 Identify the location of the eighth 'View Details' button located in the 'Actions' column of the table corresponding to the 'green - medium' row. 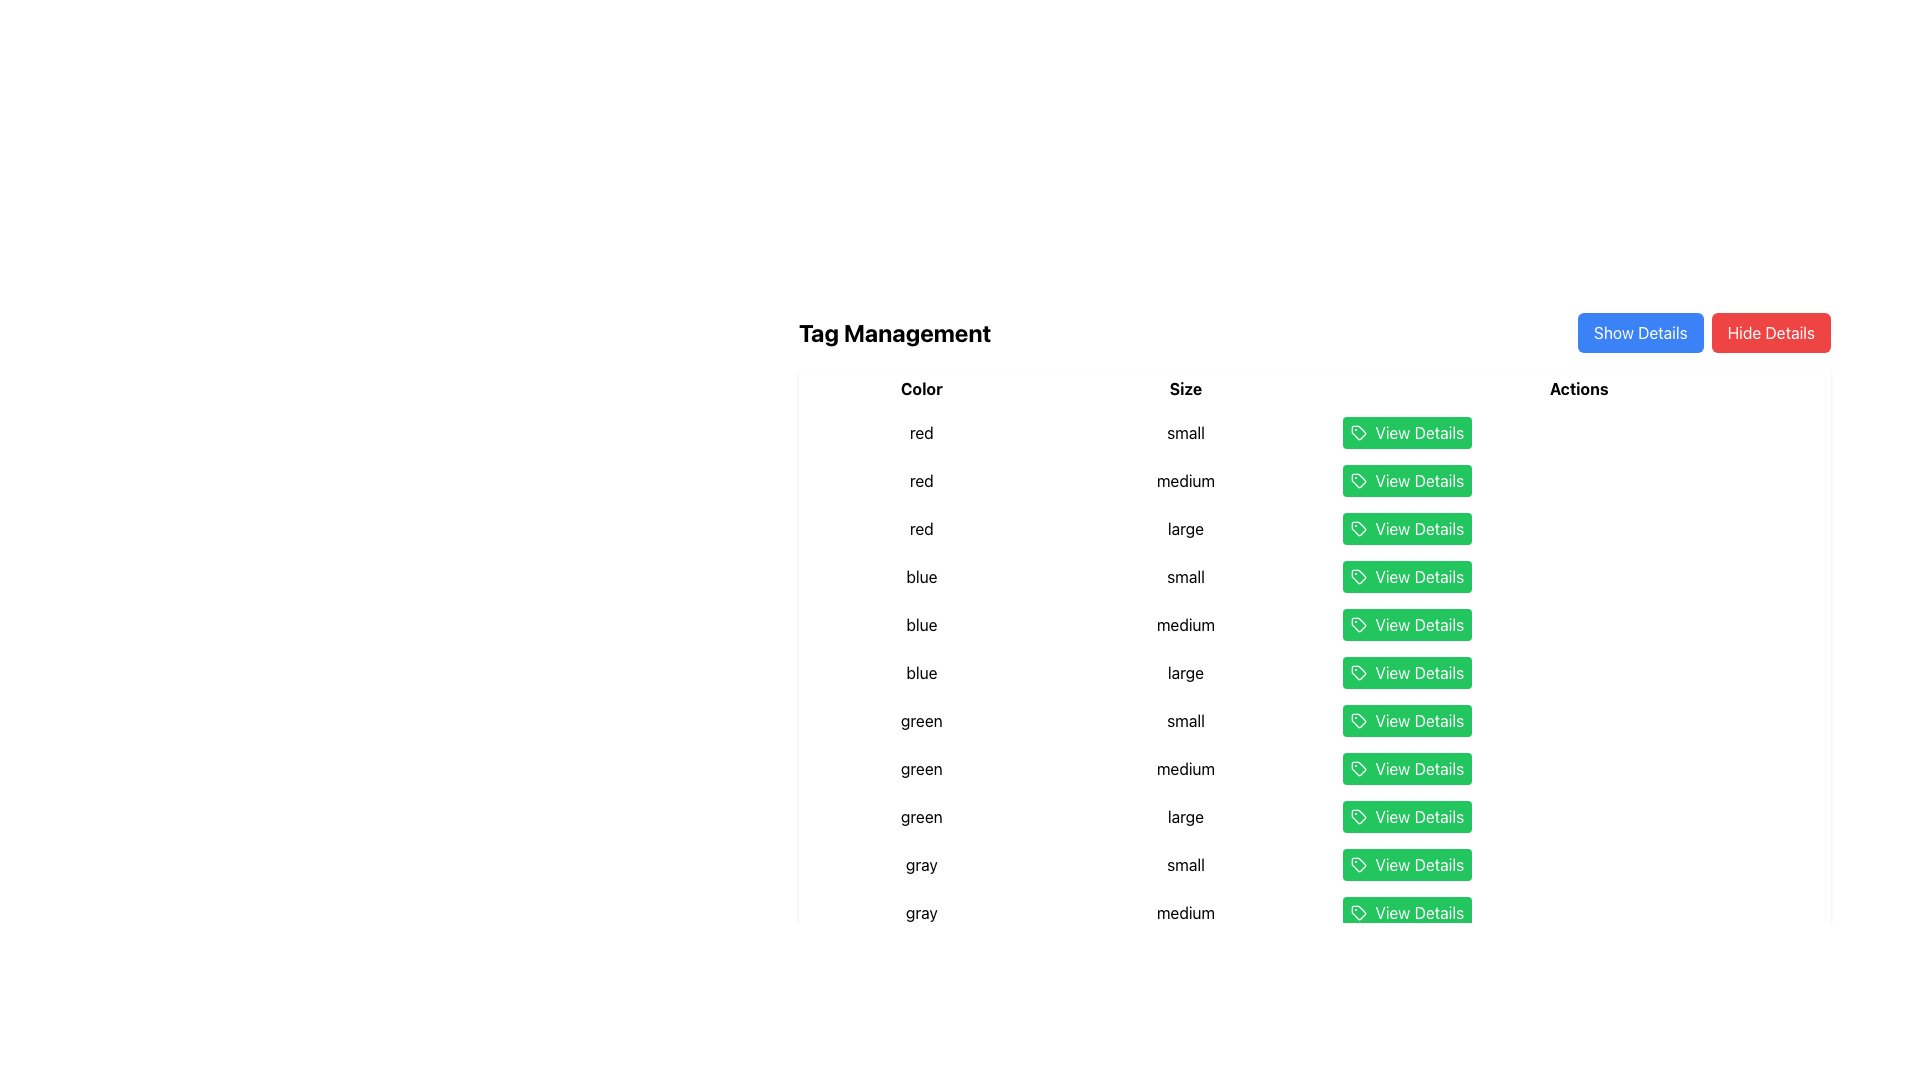
(1406, 721).